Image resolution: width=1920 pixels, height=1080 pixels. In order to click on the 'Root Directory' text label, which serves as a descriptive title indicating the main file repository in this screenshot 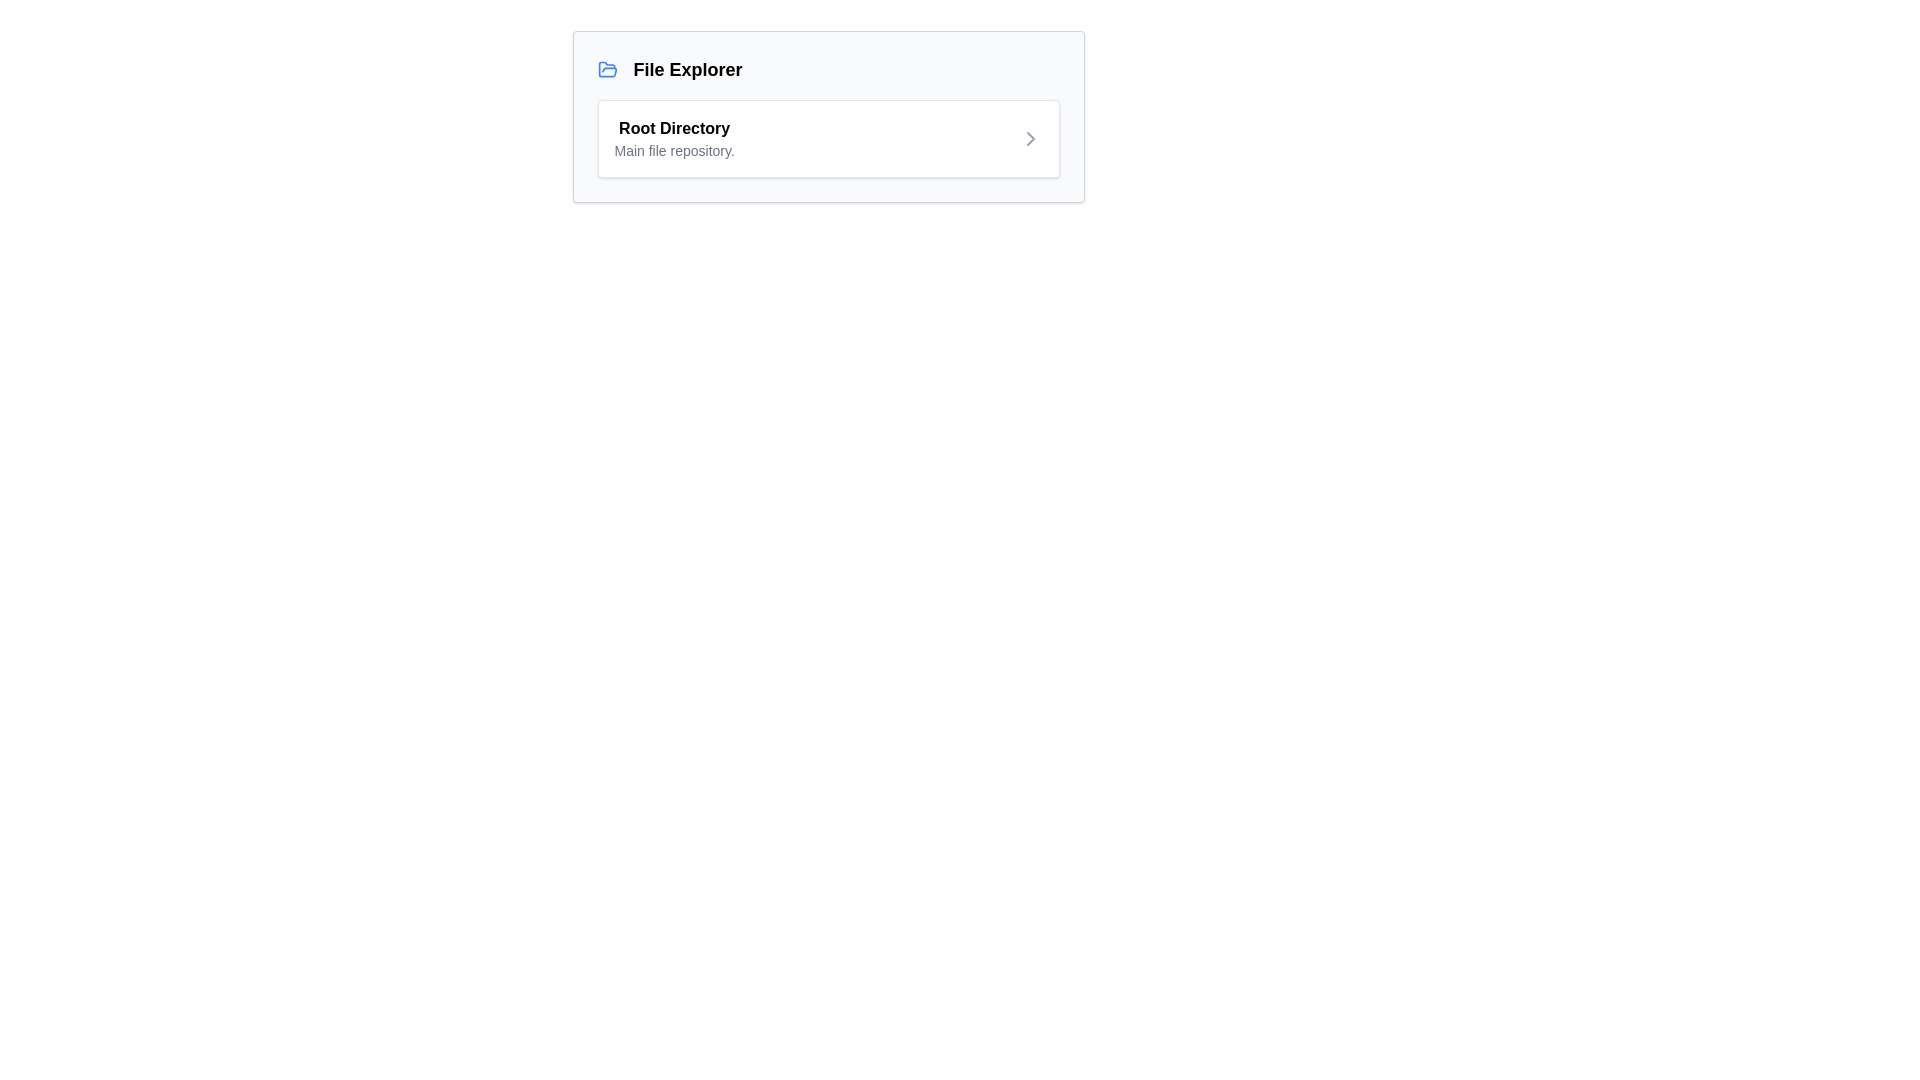, I will do `click(674, 137)`.